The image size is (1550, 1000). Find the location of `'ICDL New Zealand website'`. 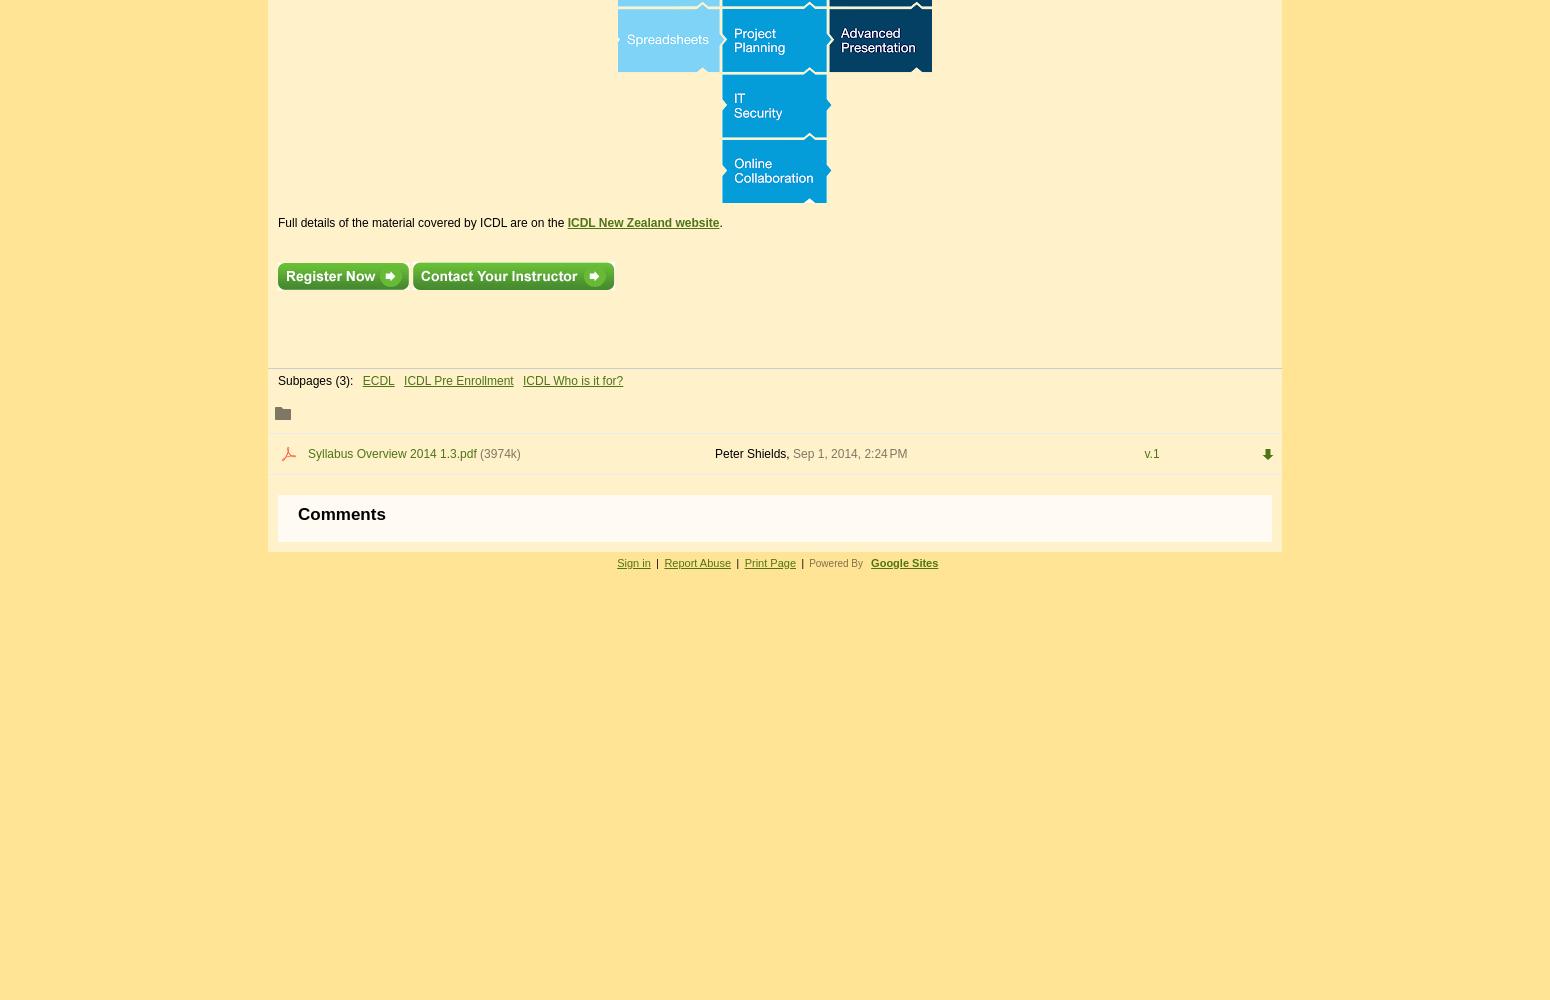

'ICDL New Zealand website' is located at coordinates (641, 221).